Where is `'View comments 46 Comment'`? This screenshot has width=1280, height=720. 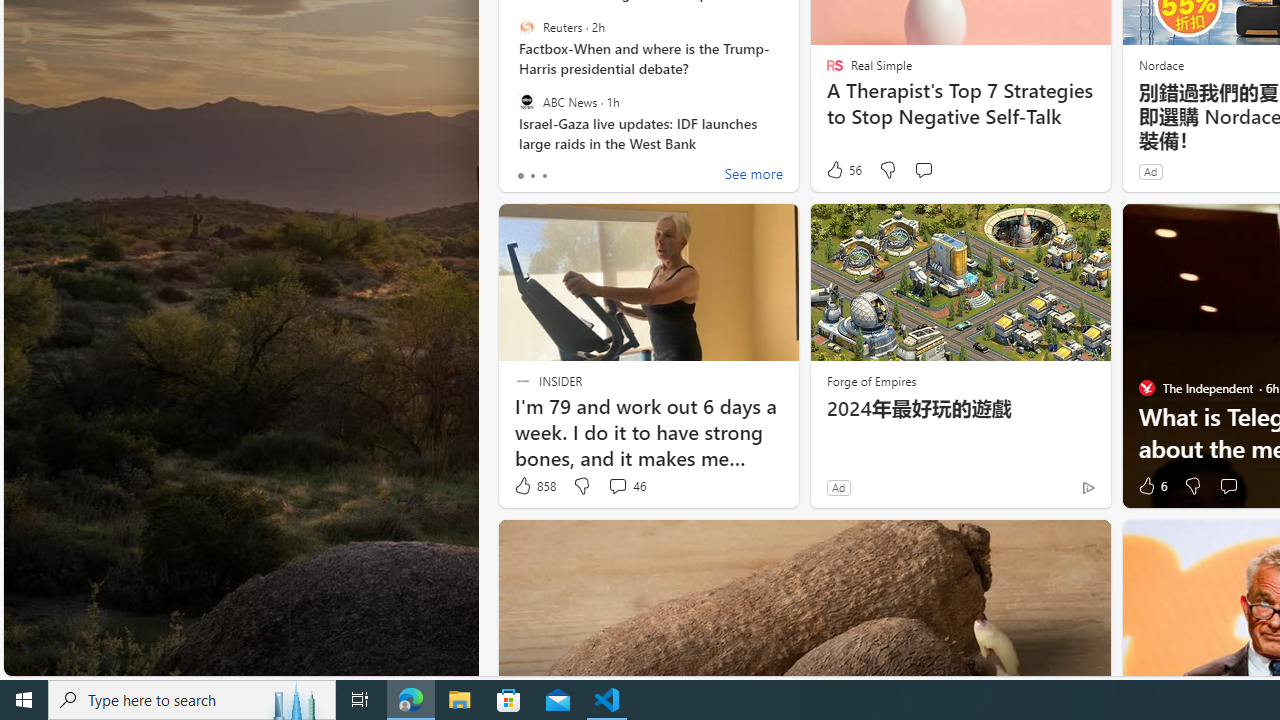 'View comments 46 Comment' is located at coordinates (616, 486).